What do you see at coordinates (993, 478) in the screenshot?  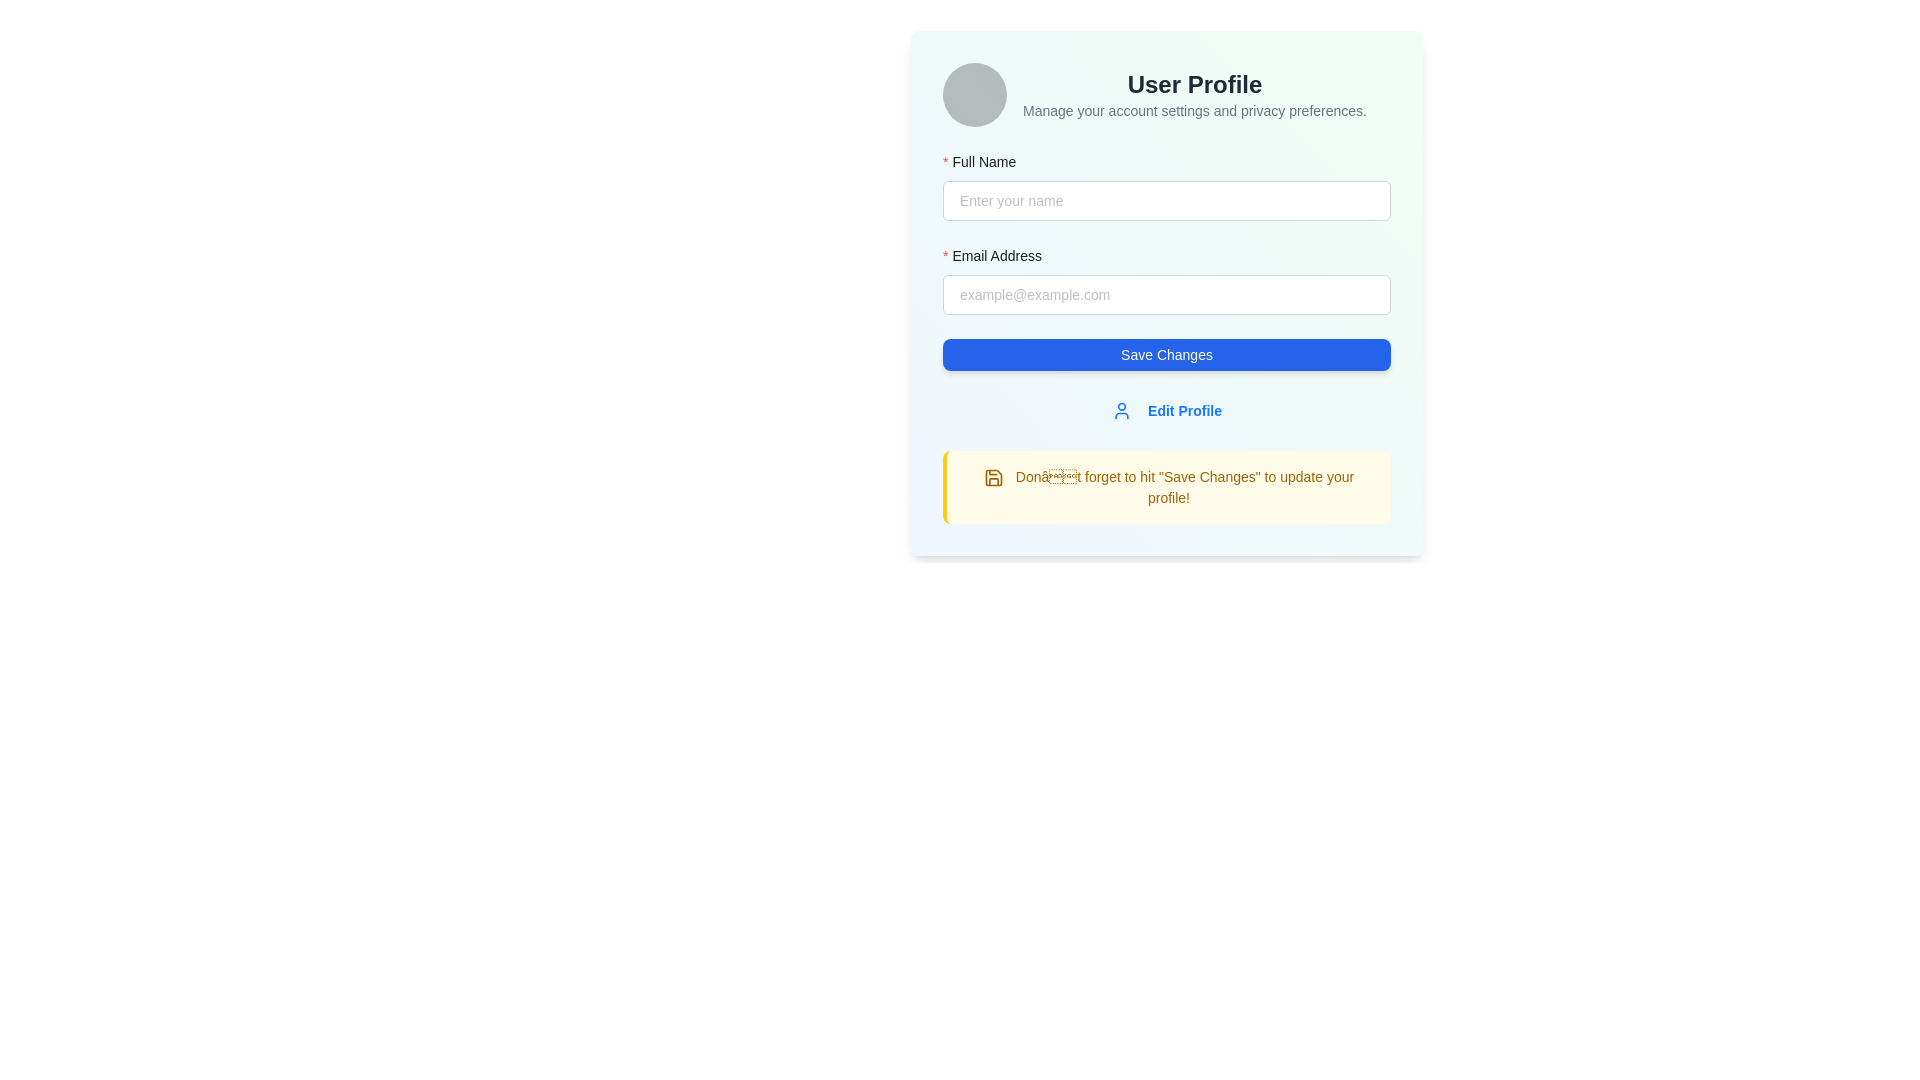 I see `the save icon, which resembles a floppy disk, positioned near the bottom center of the interface, adjacent to the 'Edit Profile' button` at bounding box center [993, 478].